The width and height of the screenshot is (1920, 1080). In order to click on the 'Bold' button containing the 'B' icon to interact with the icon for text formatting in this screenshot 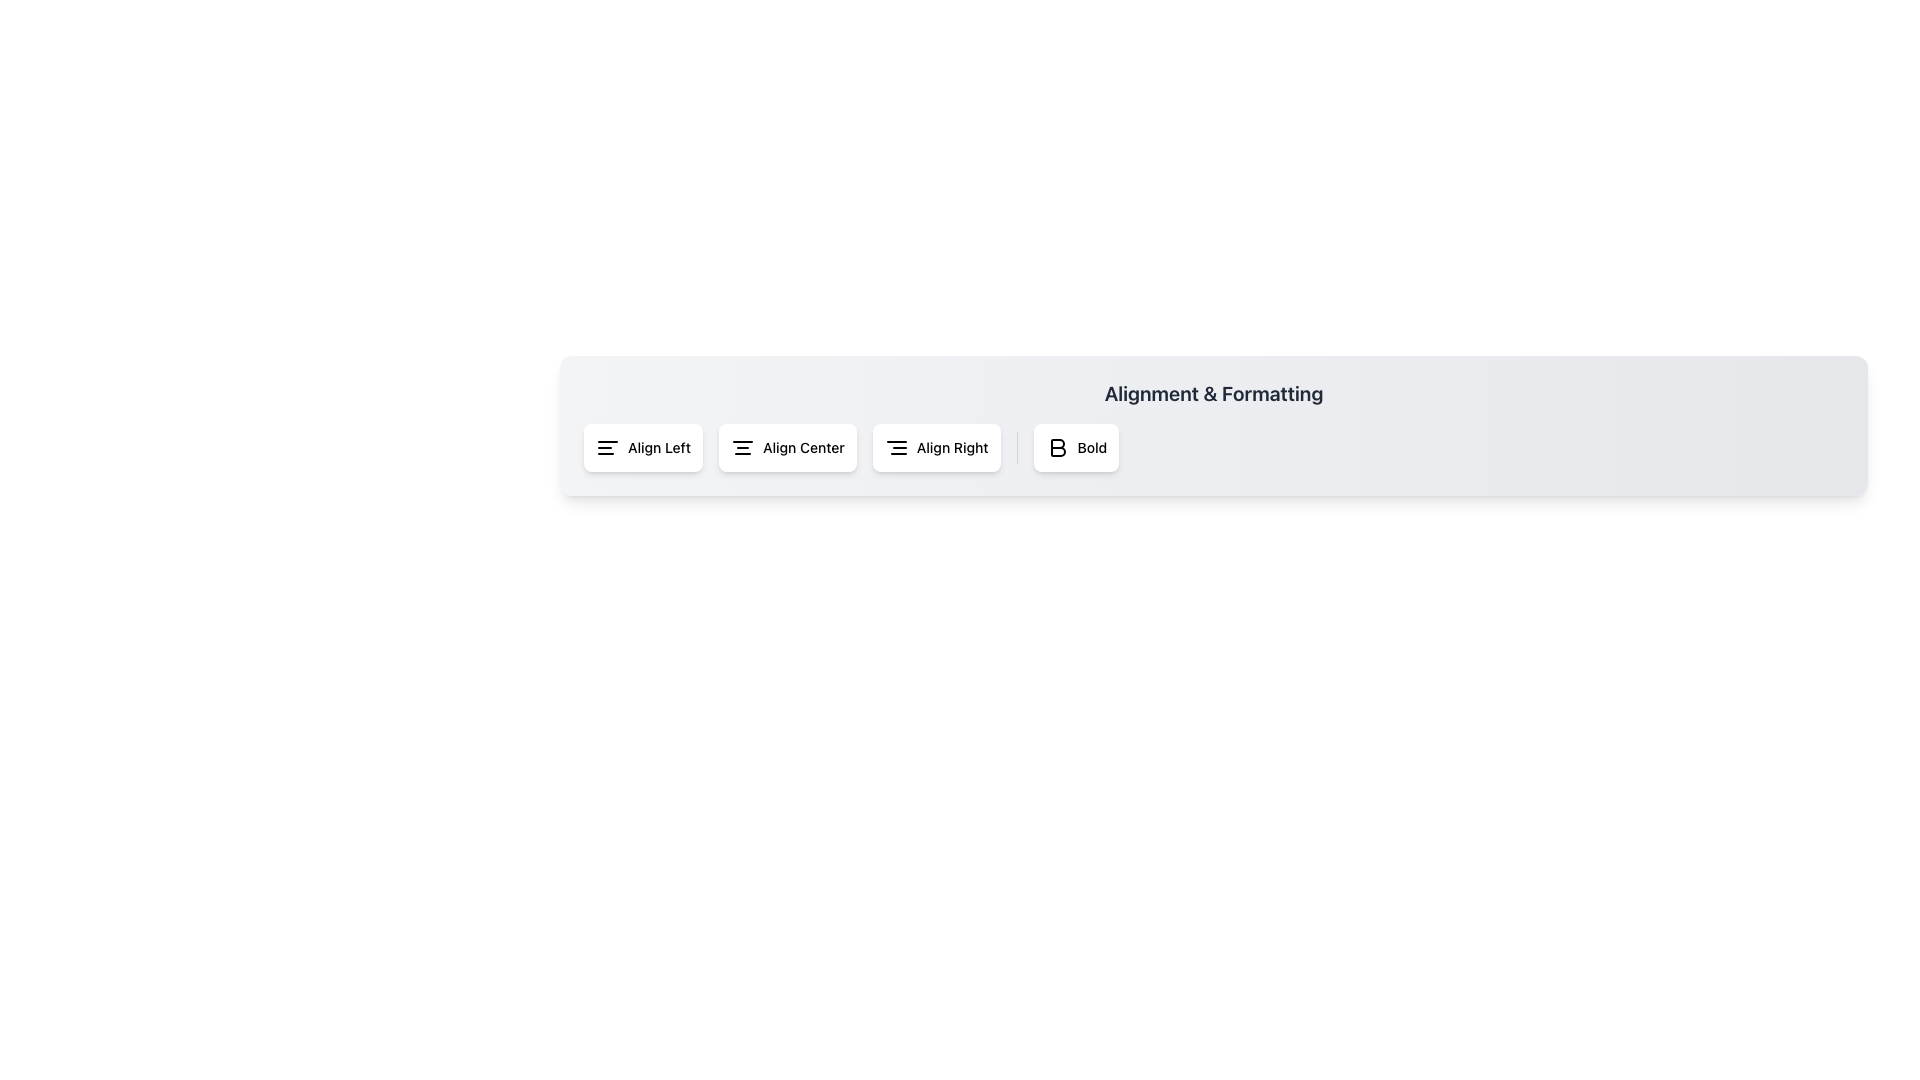, I will do `click(1056, 446)`.